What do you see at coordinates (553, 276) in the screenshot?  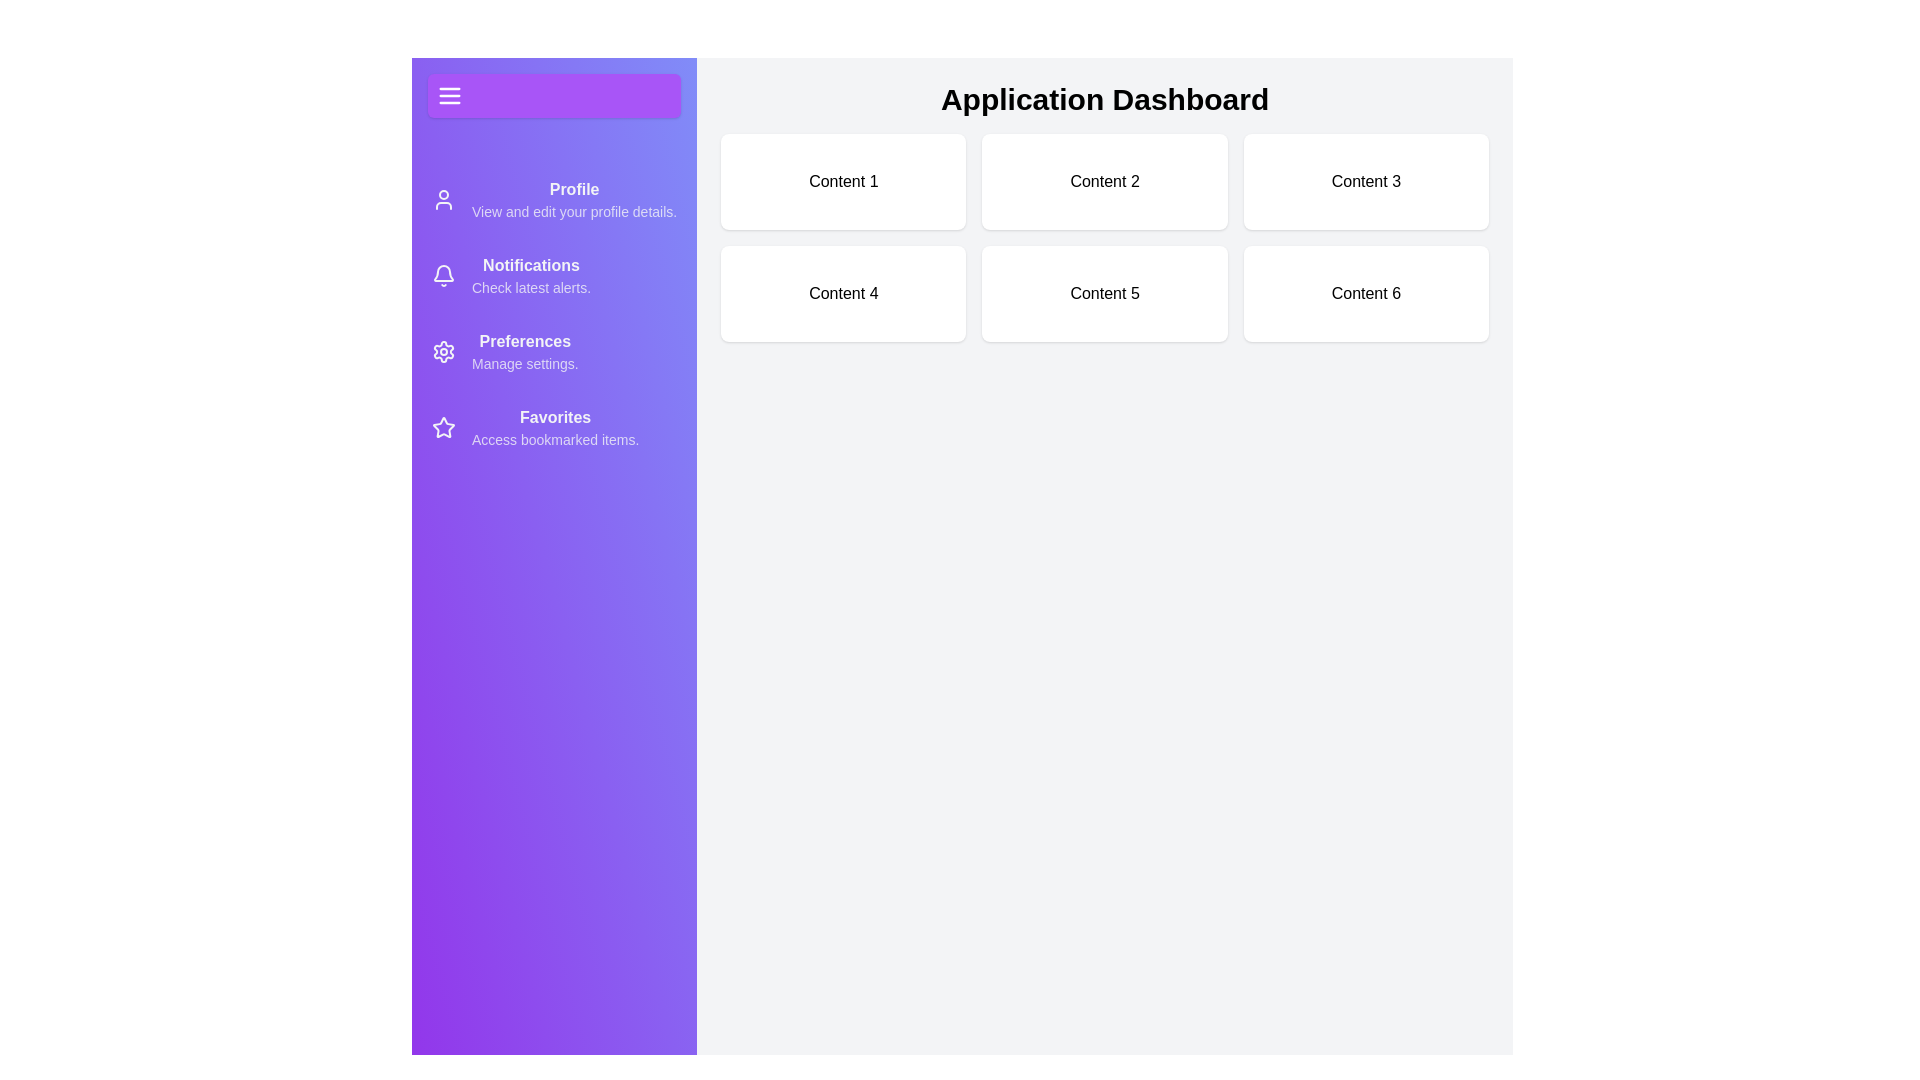 I see `the menu item Notifications from the list` at bounding box center [553, 276].